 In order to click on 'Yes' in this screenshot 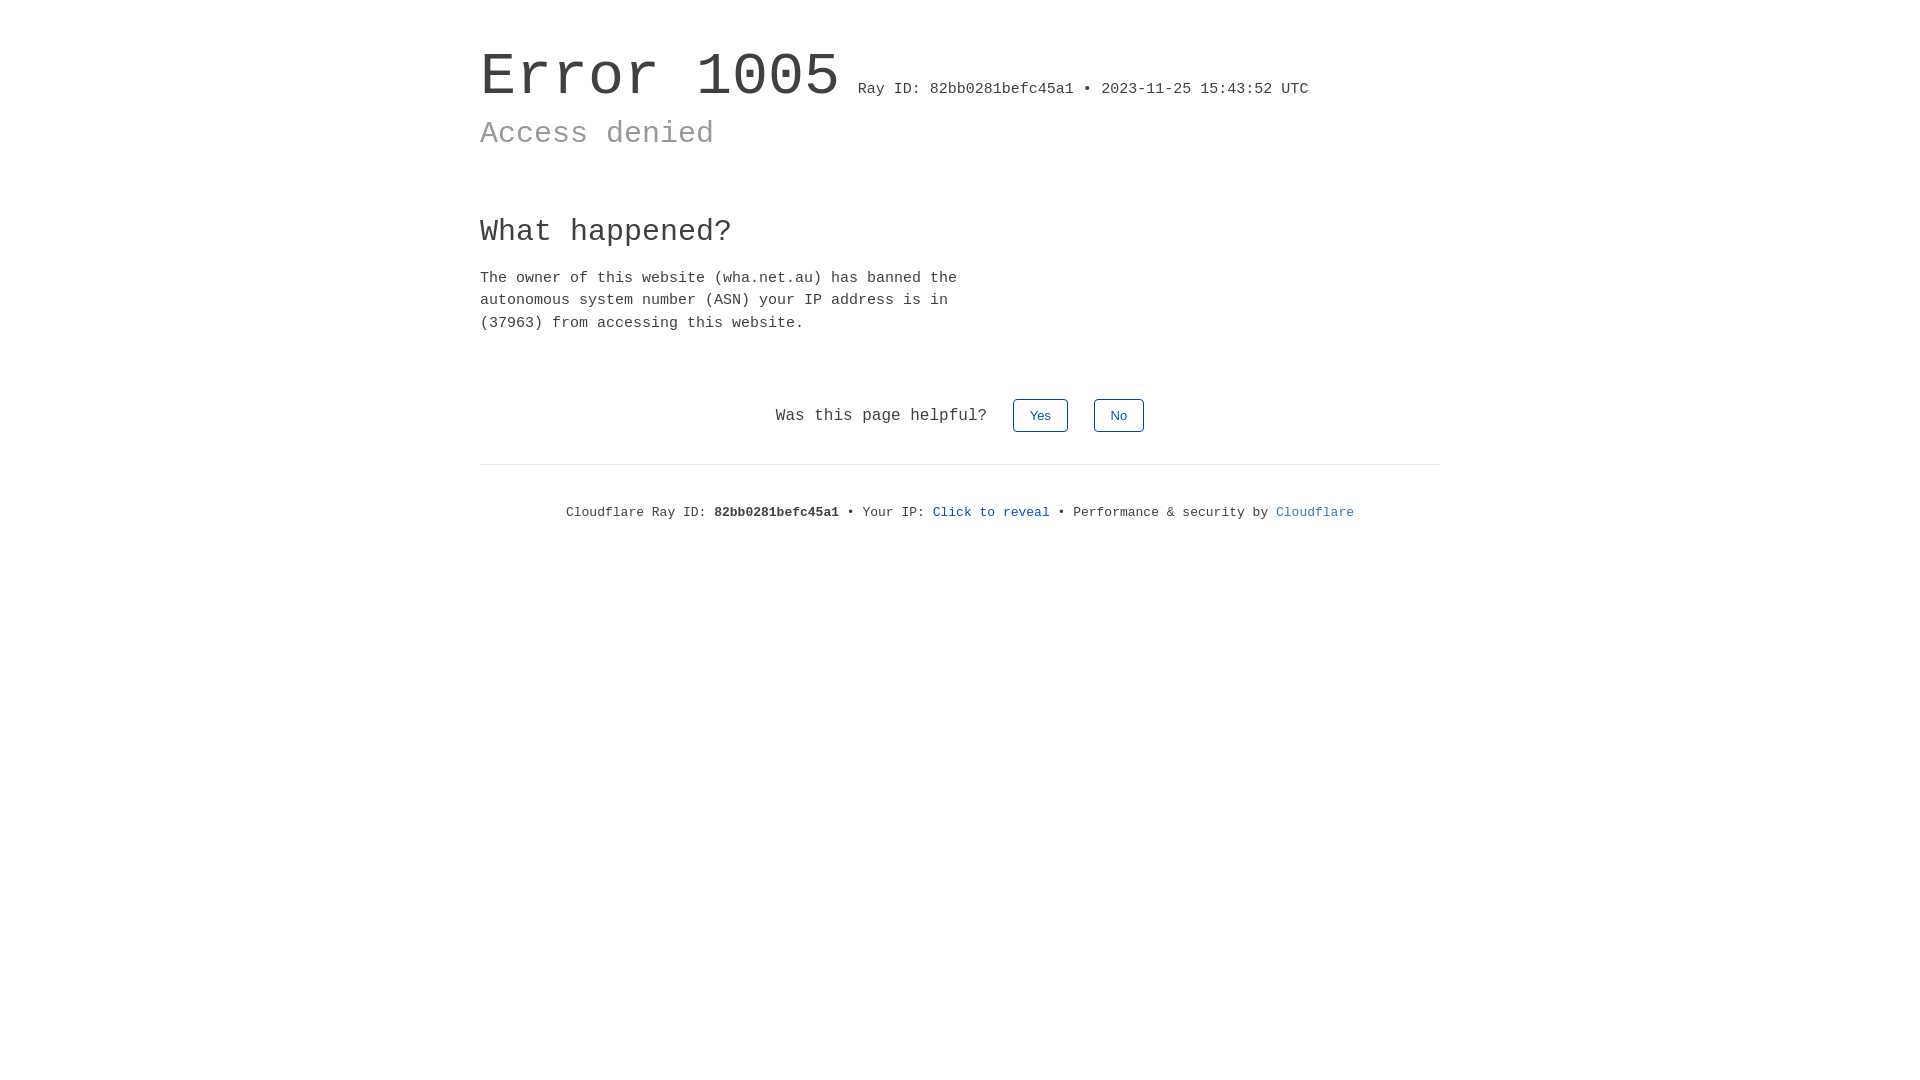, I will do `click(1040, 414)`.